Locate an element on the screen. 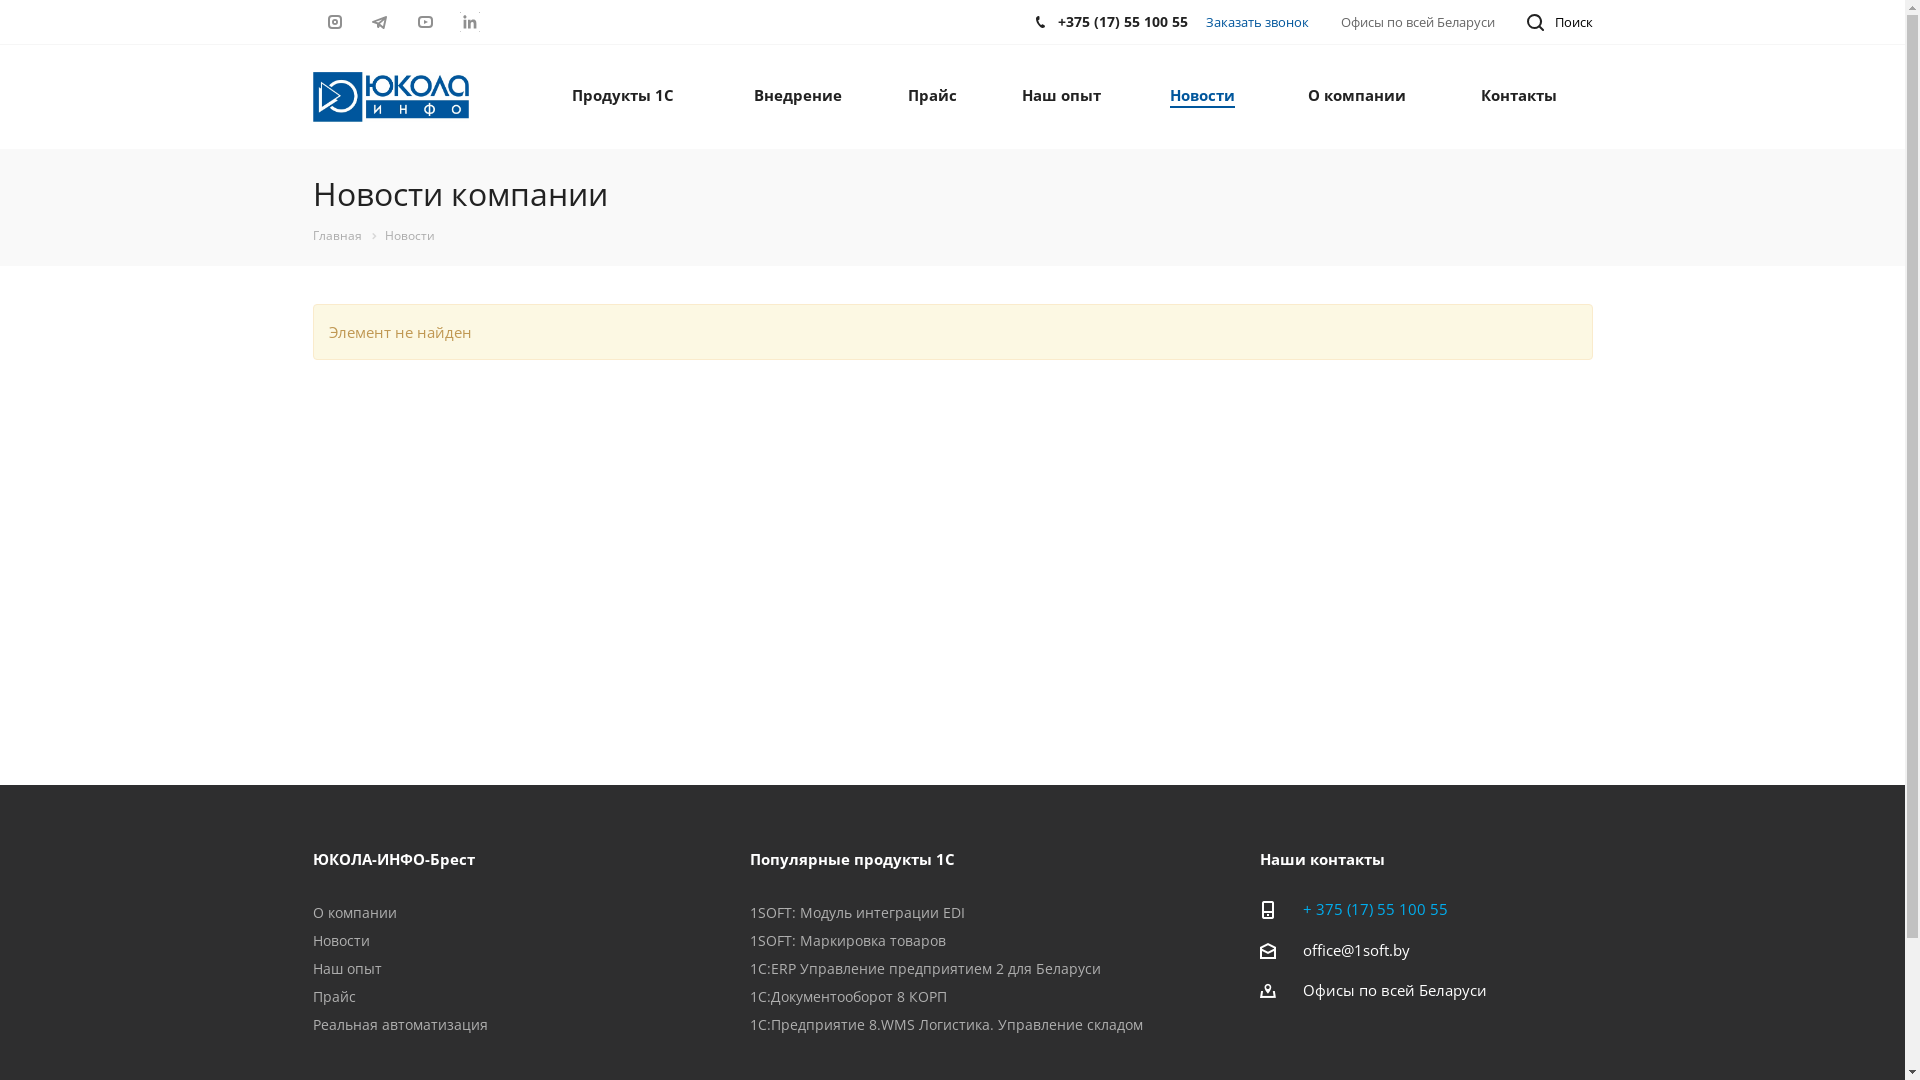 The image size is (1920, 1080). '+ 375 (17) 55 100 55' is located at coordinates (1374, 909).